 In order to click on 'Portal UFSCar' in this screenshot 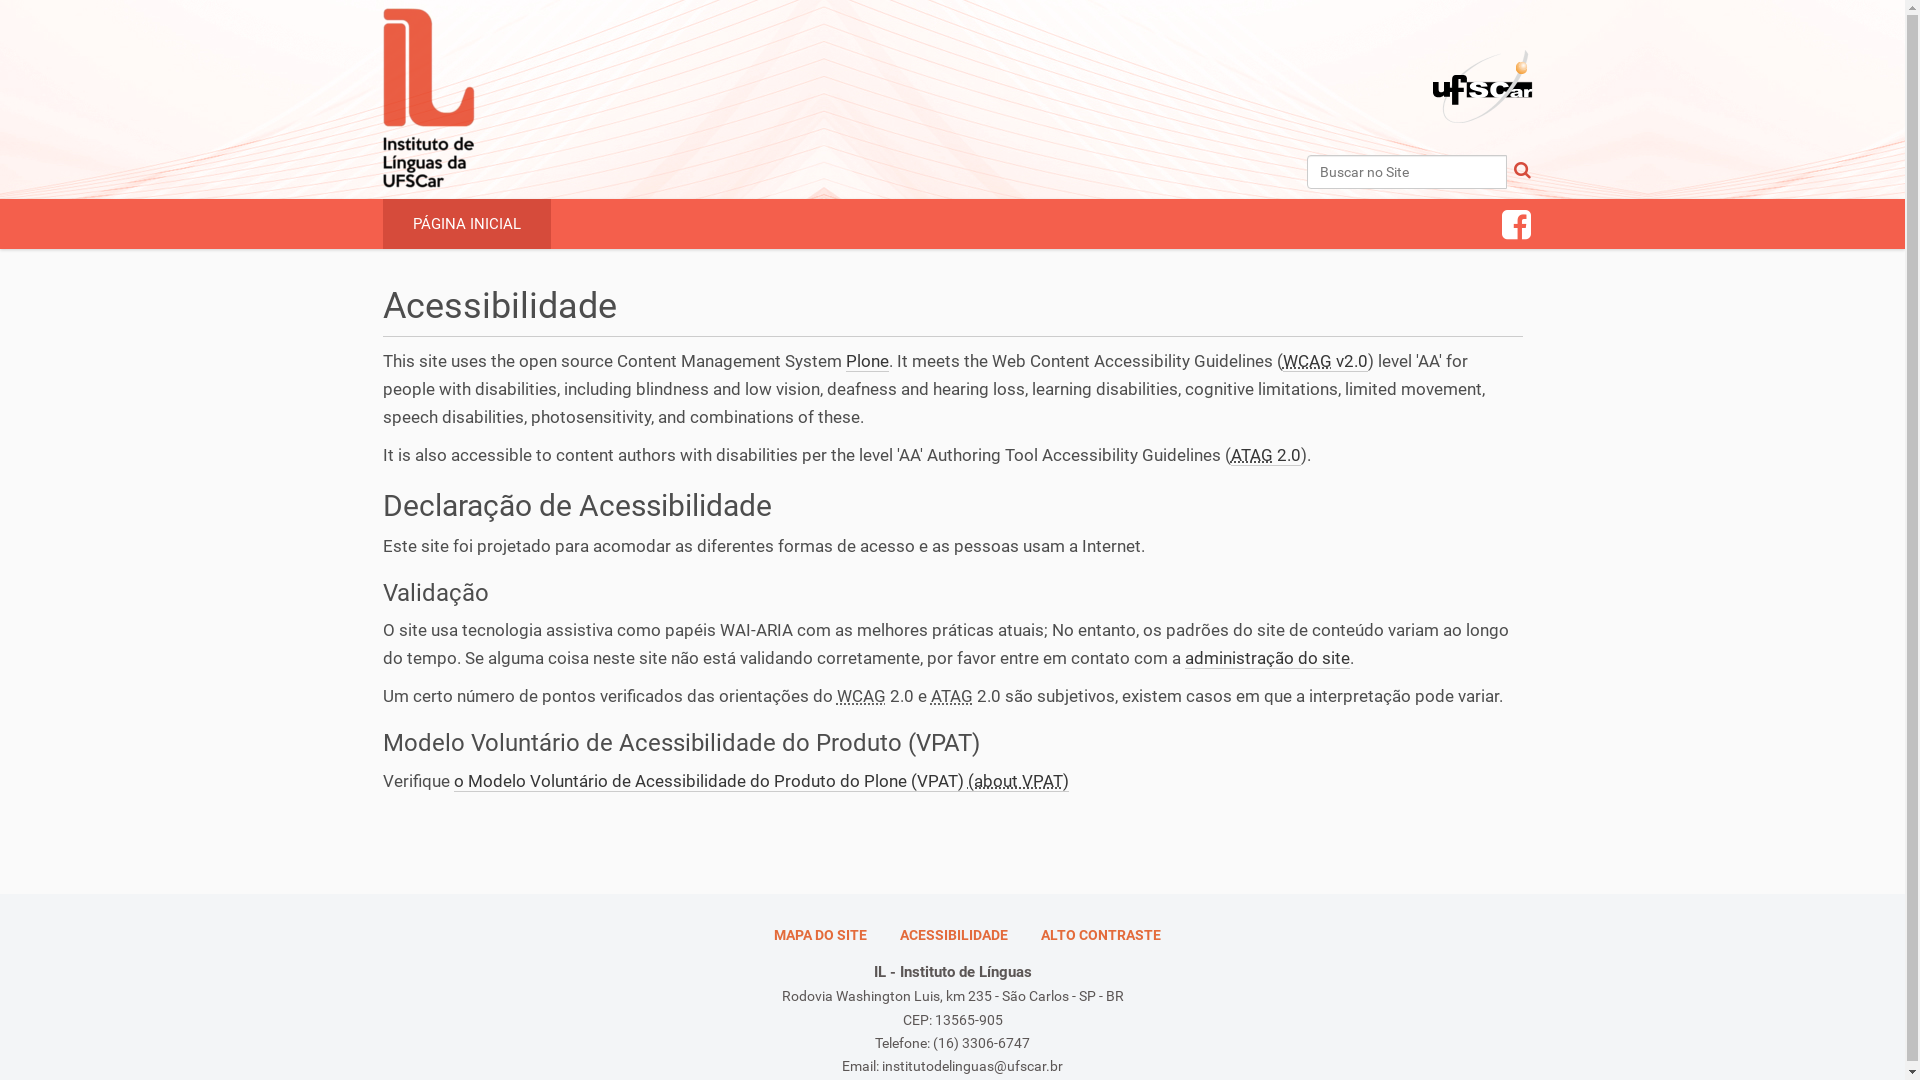, I will do `click(1472, 36)`.